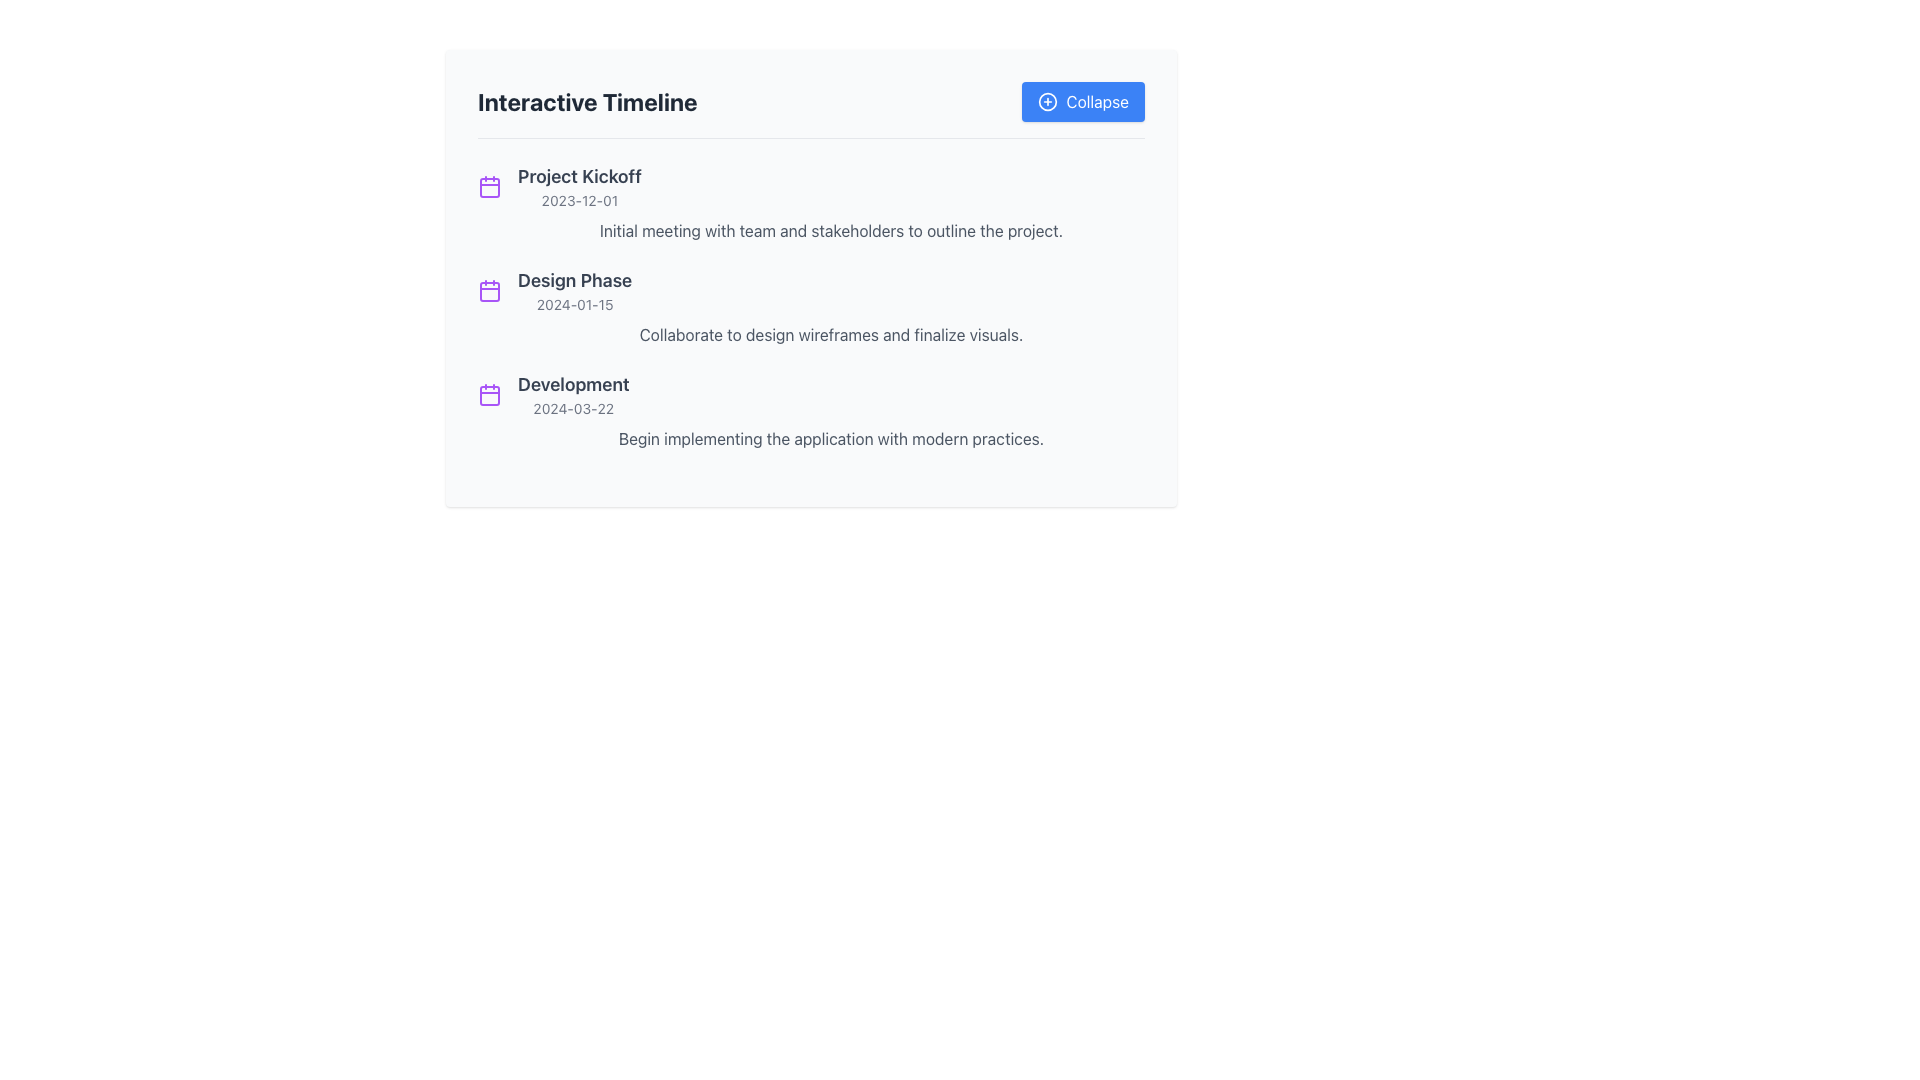  Describe the element at coordinates (578, 176) in the screenshot. I see `header text 'Project Kickoff' which is styled in bold and located at the top of the timeline widget under 'Interactive Timeline'` at that location.